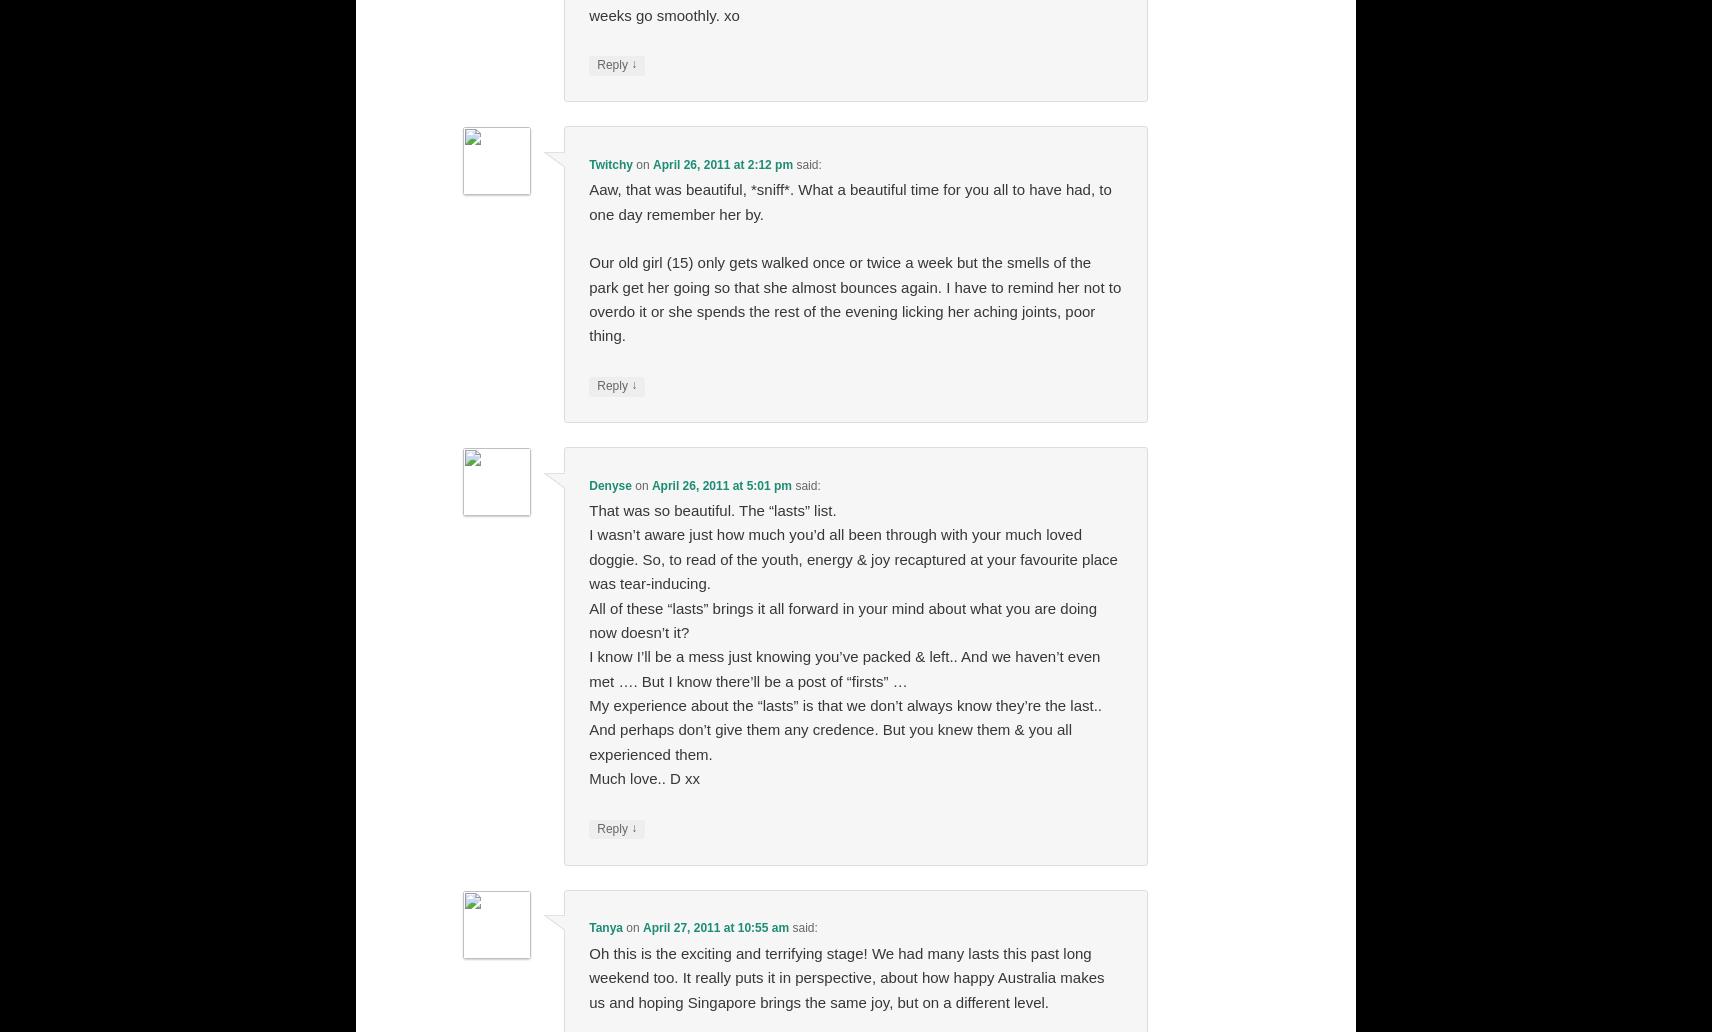  I want to click on 'All of these “lasts” brings it all forward in your mind about what you are doing now doesn’t it?', so click(842, 619).